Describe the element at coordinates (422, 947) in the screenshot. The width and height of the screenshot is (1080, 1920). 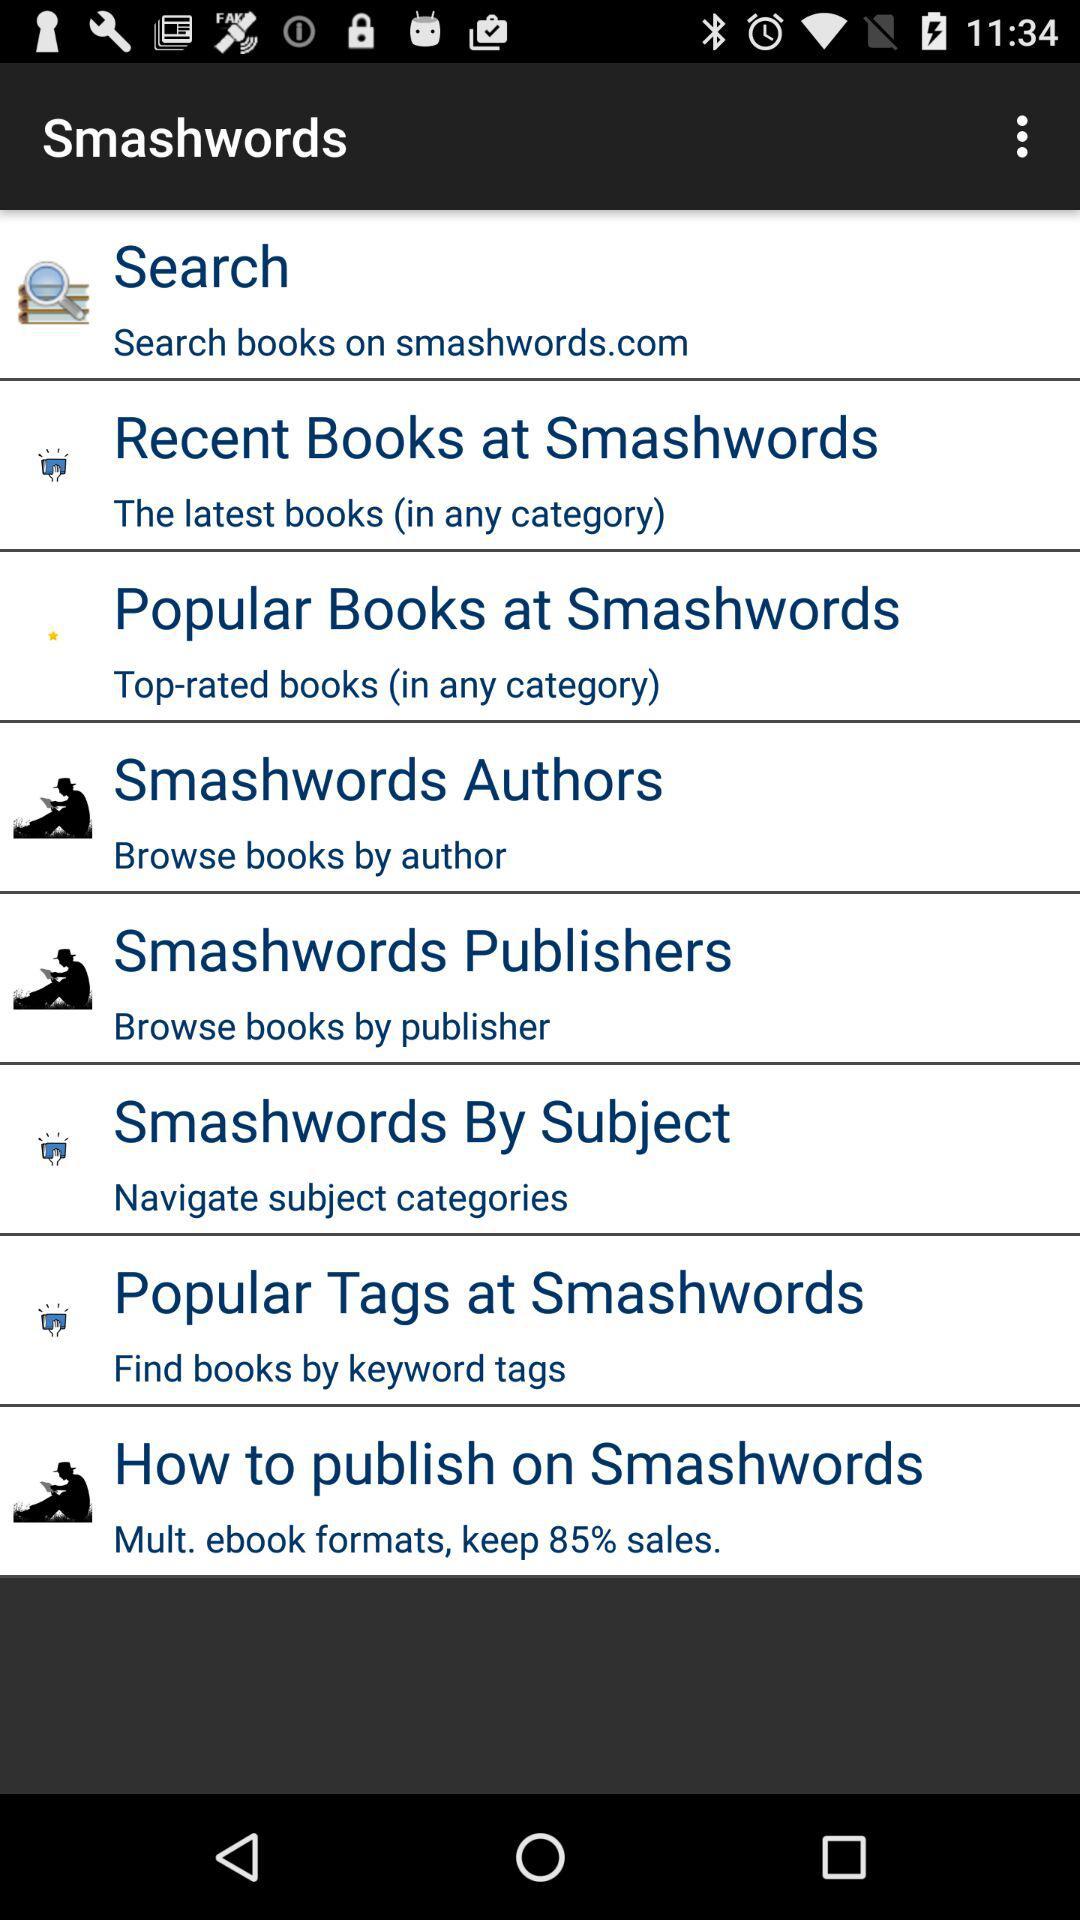
I see `app below the browse books by app` at that location.